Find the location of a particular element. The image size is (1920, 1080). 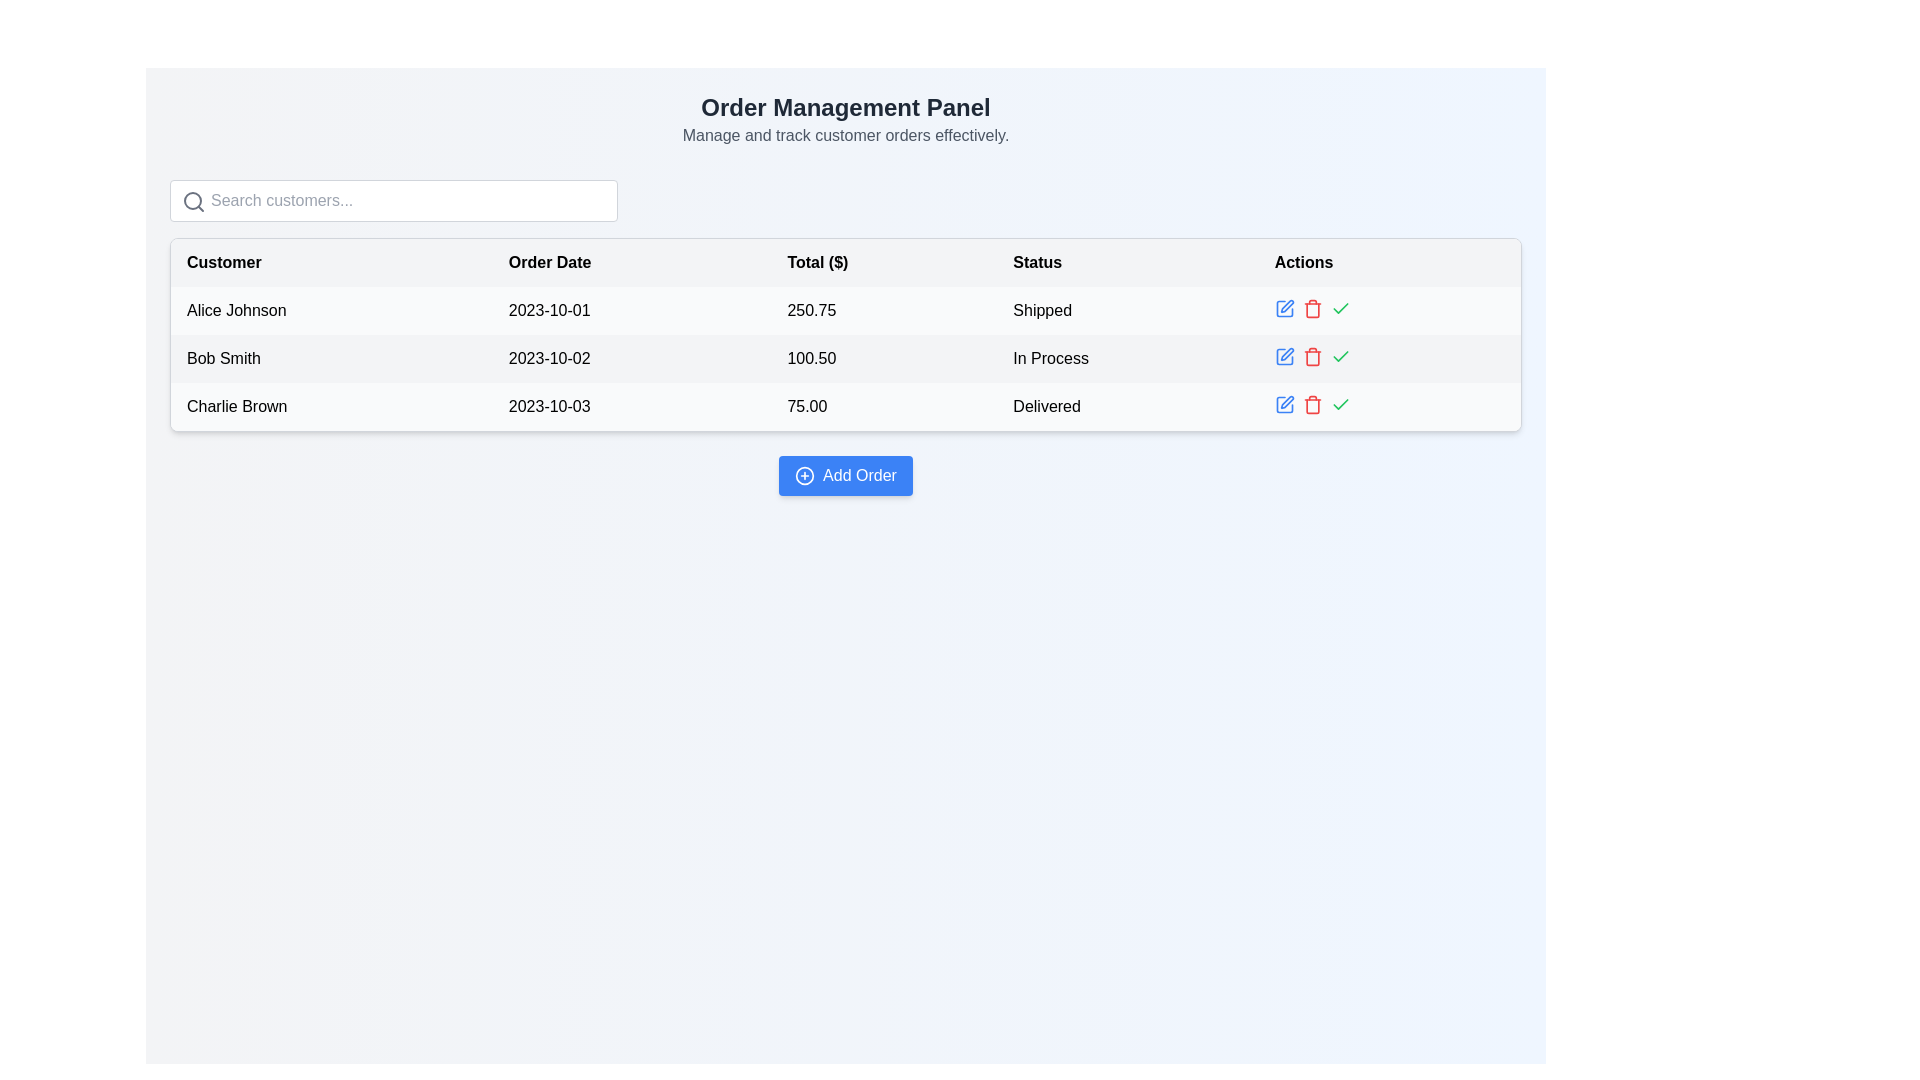

the green checkmark icon in the 'Actions' column of the right-most table row for the order made by 'Charlie Brown' is located at coordinates (1340, 308).